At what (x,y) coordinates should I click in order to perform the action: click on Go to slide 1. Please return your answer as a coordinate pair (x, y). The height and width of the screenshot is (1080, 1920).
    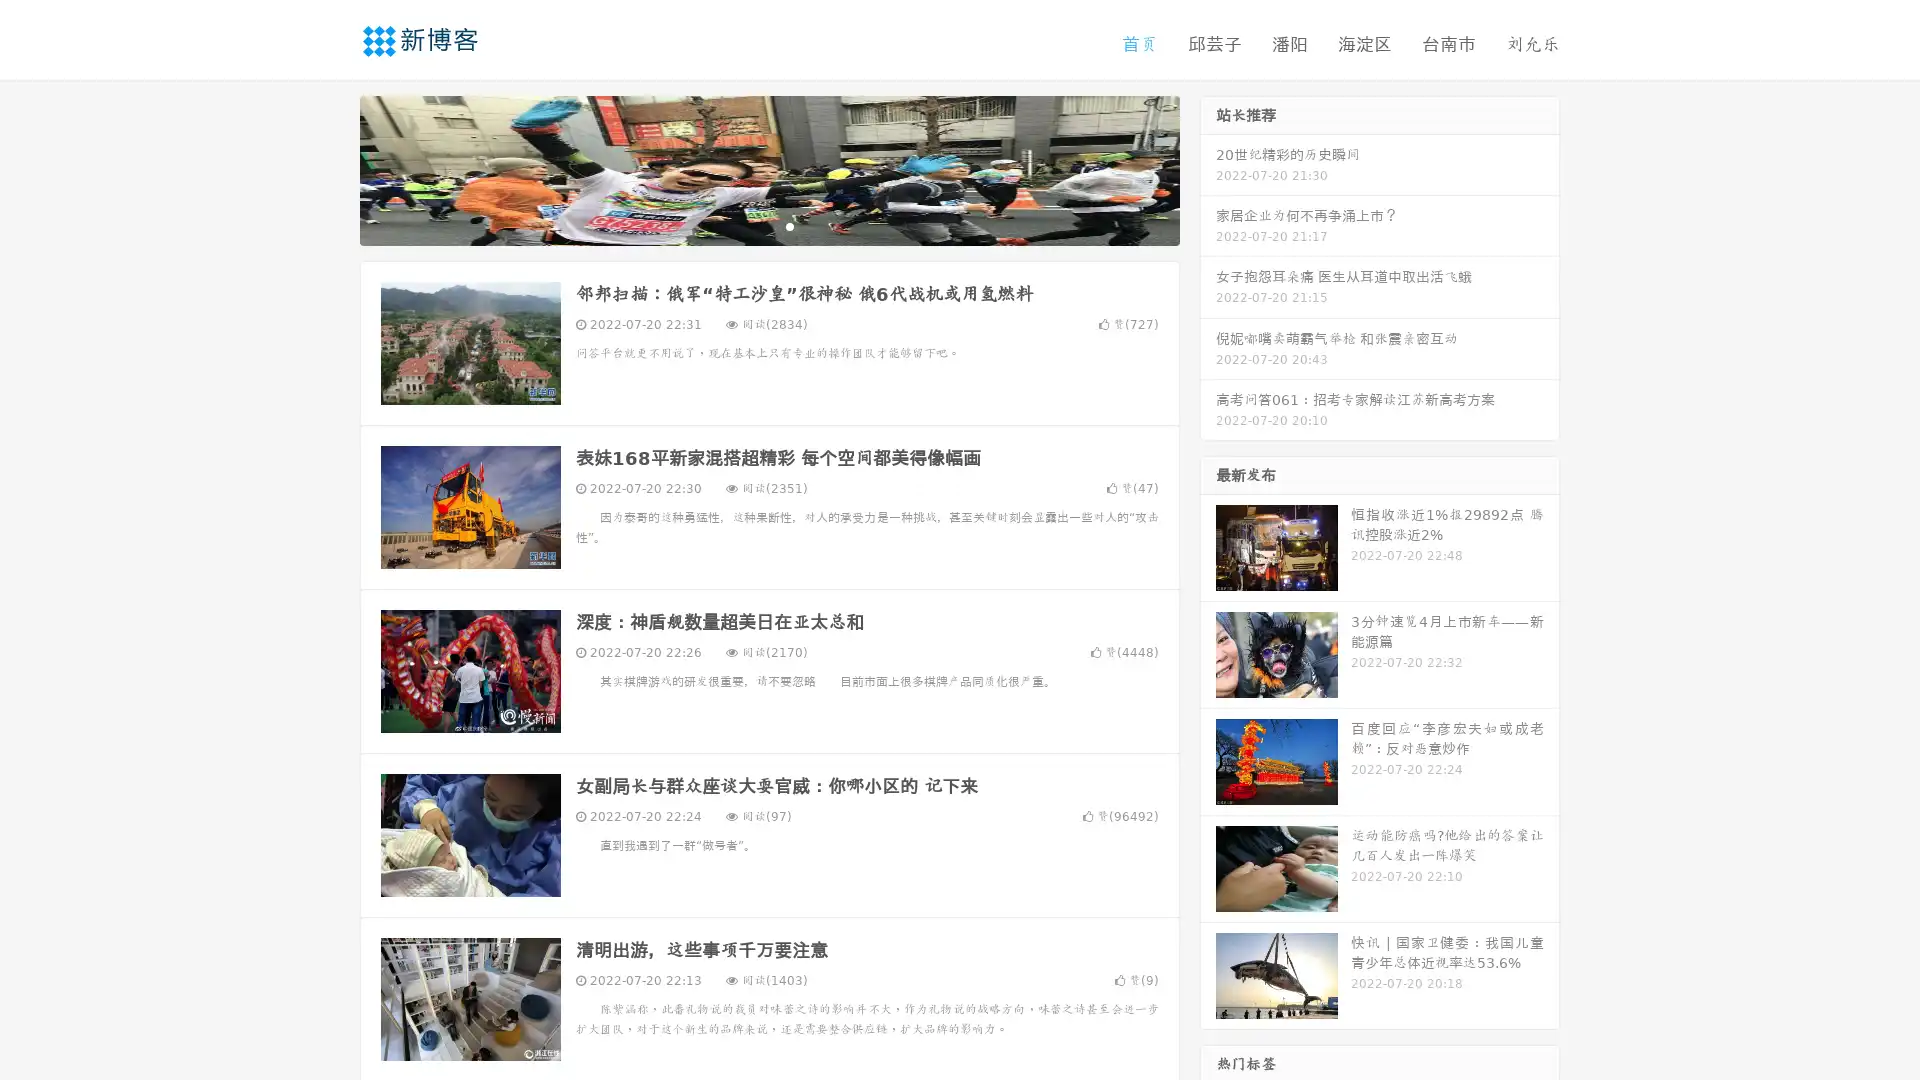
    Looking at the image, I should click on (748, 225).